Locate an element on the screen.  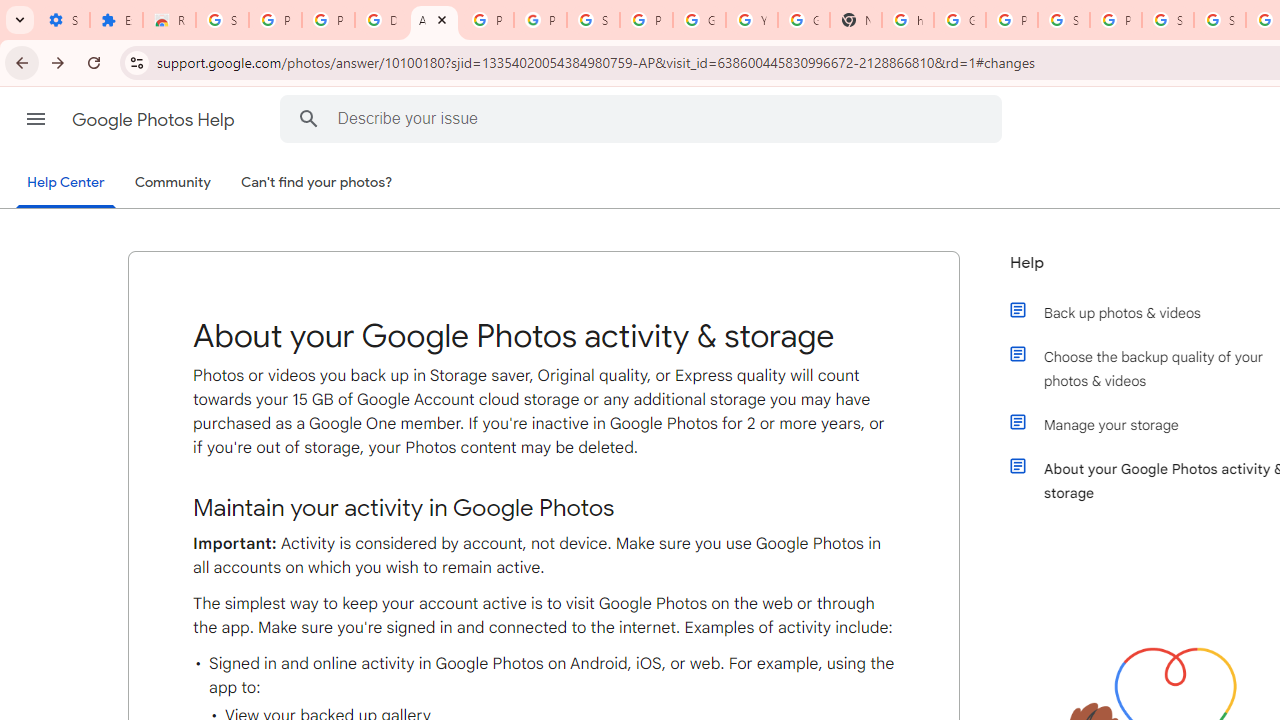
'Can' is located at coordinates (316, 183).